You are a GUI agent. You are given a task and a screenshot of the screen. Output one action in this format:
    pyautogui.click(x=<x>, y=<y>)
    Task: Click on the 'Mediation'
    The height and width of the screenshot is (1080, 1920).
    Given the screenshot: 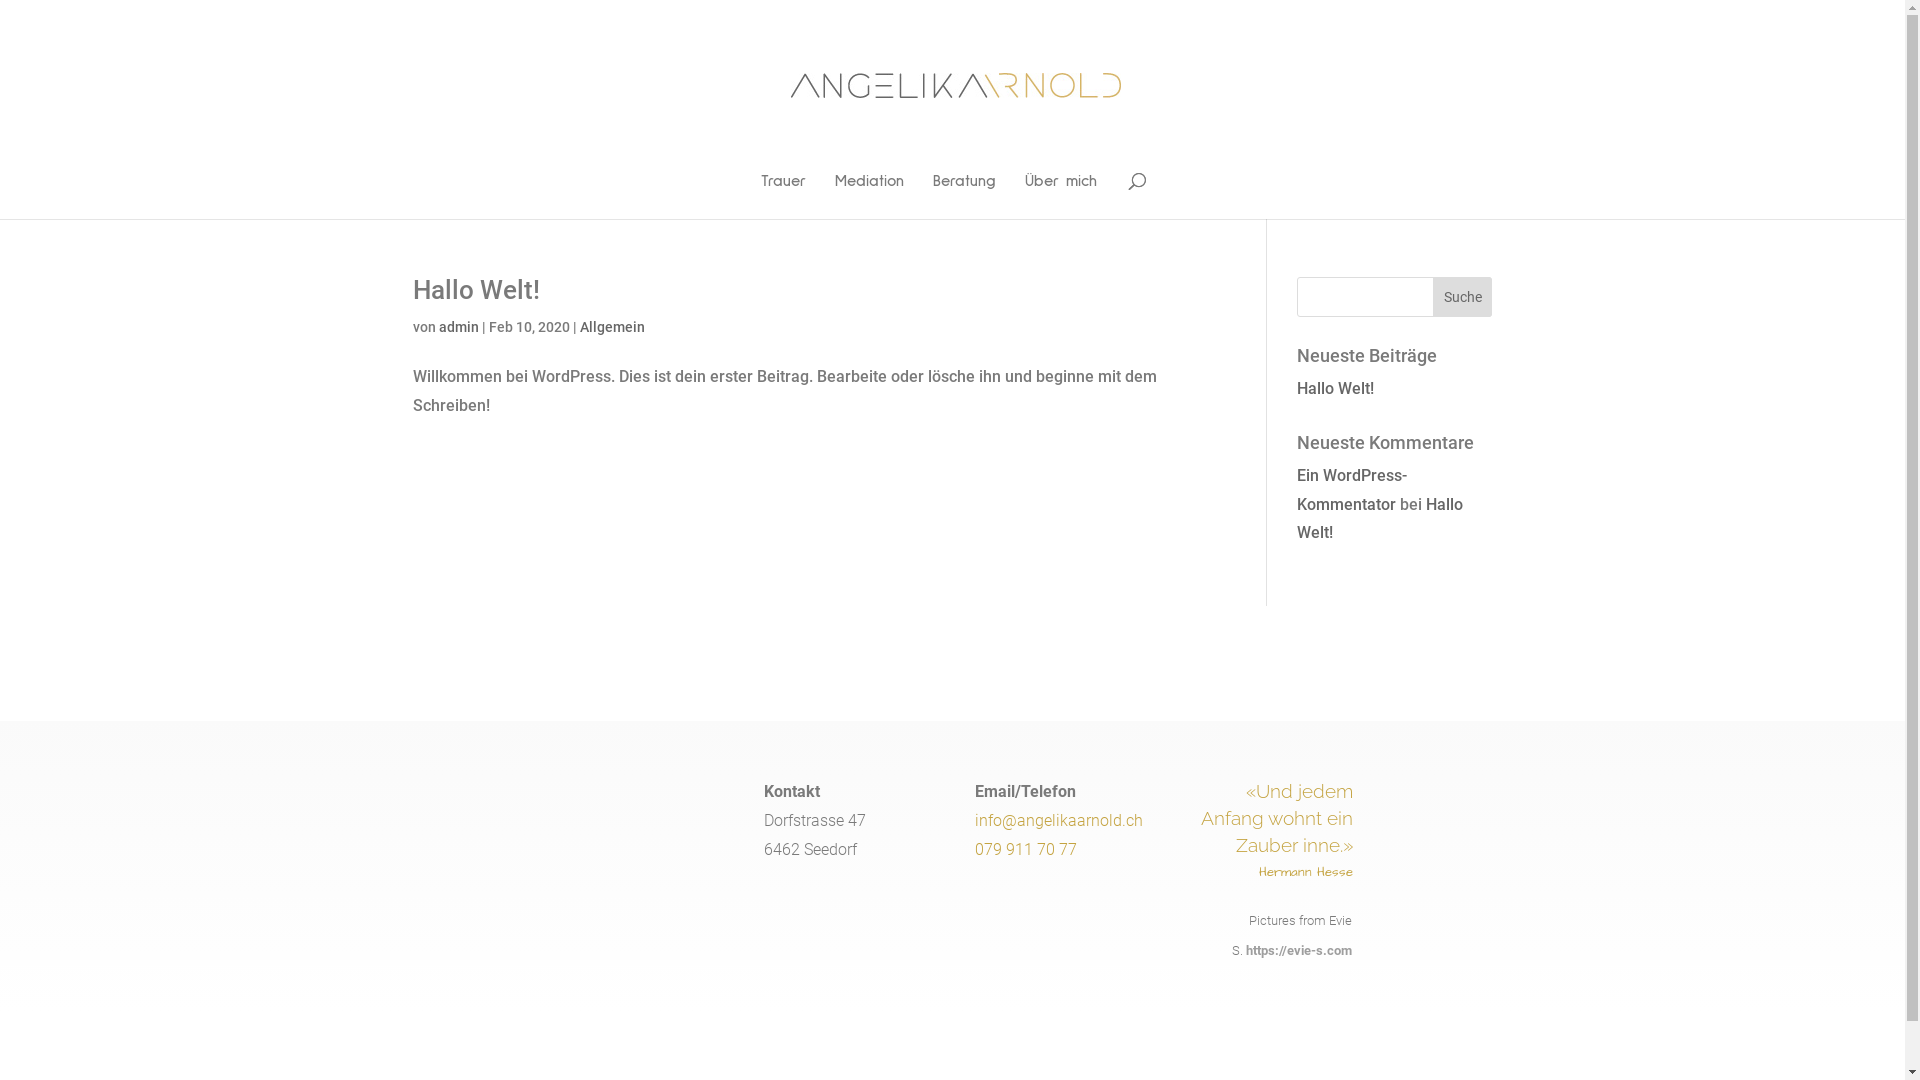 What is the action you would take?
    pyautogui.click(x=835, y=196)
    